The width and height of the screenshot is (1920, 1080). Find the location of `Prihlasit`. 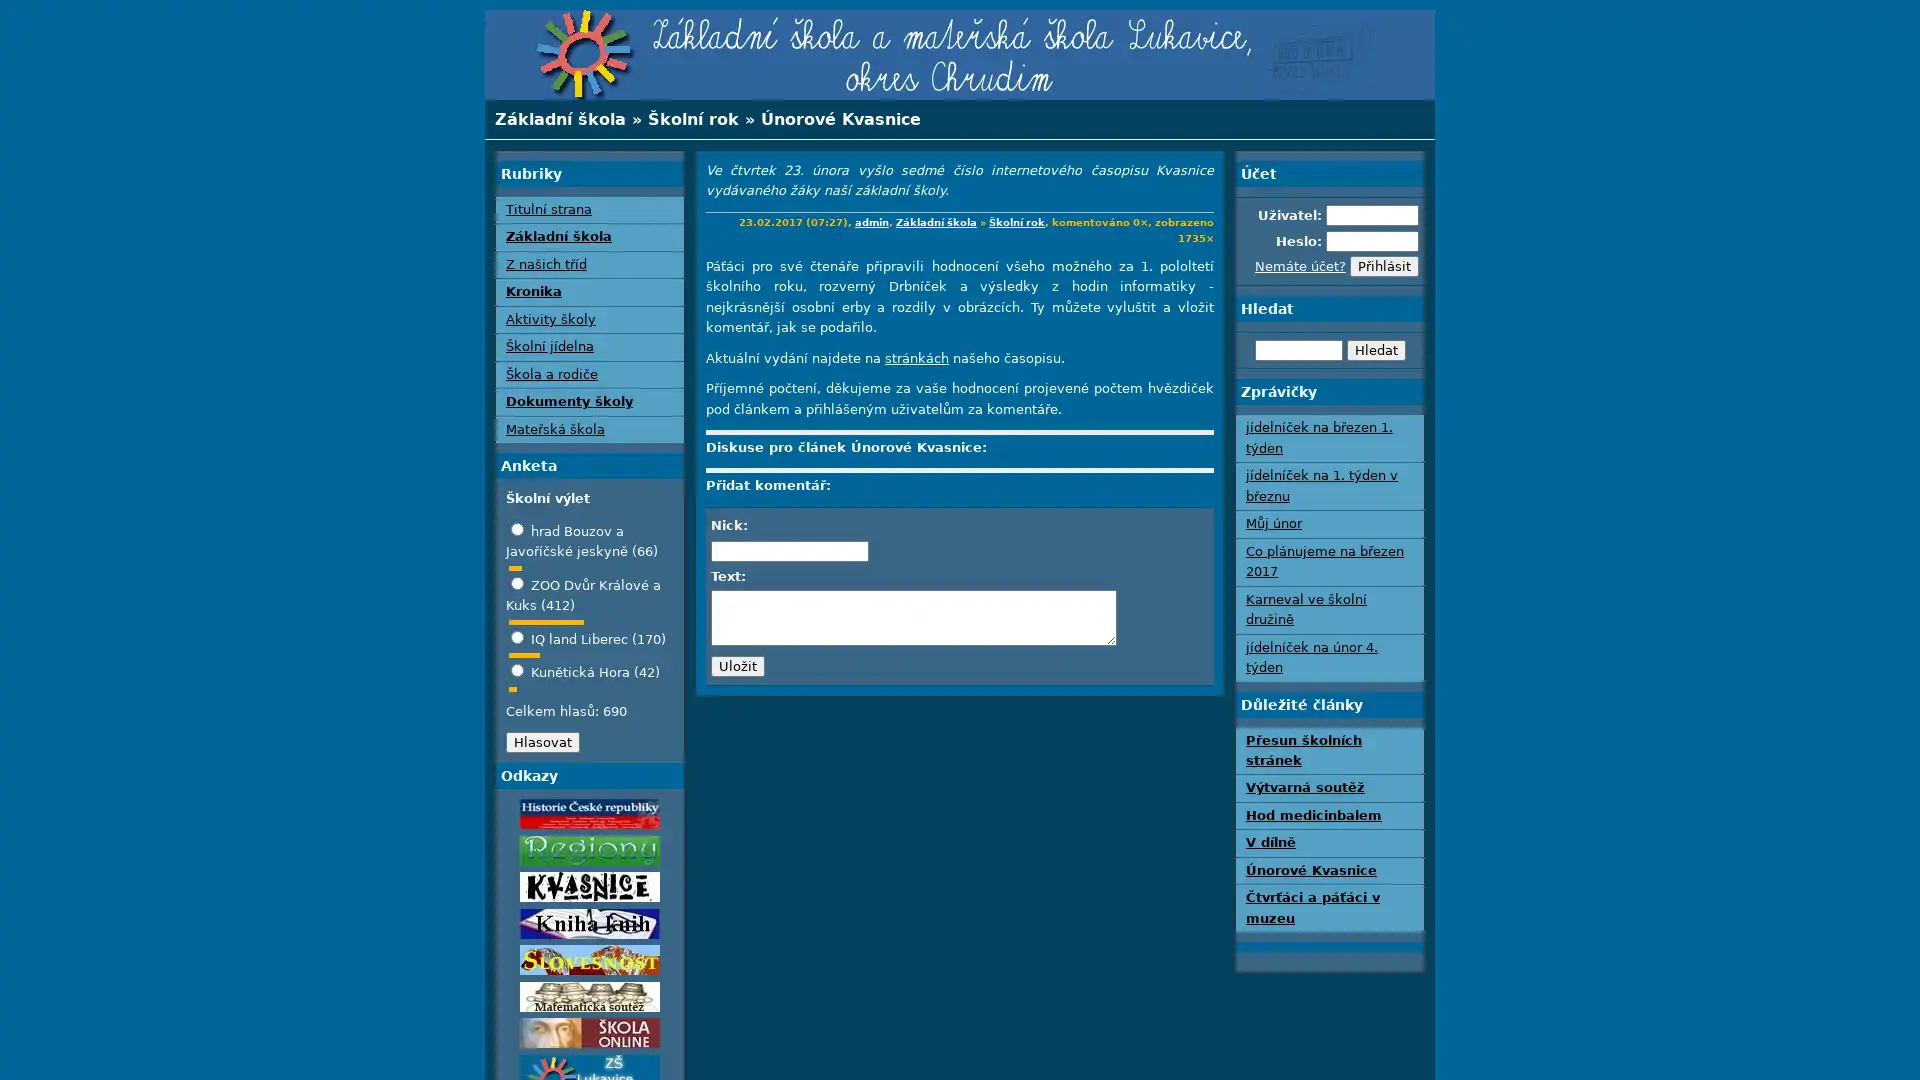

Prihlasit is located at coordinates (1383, 265).